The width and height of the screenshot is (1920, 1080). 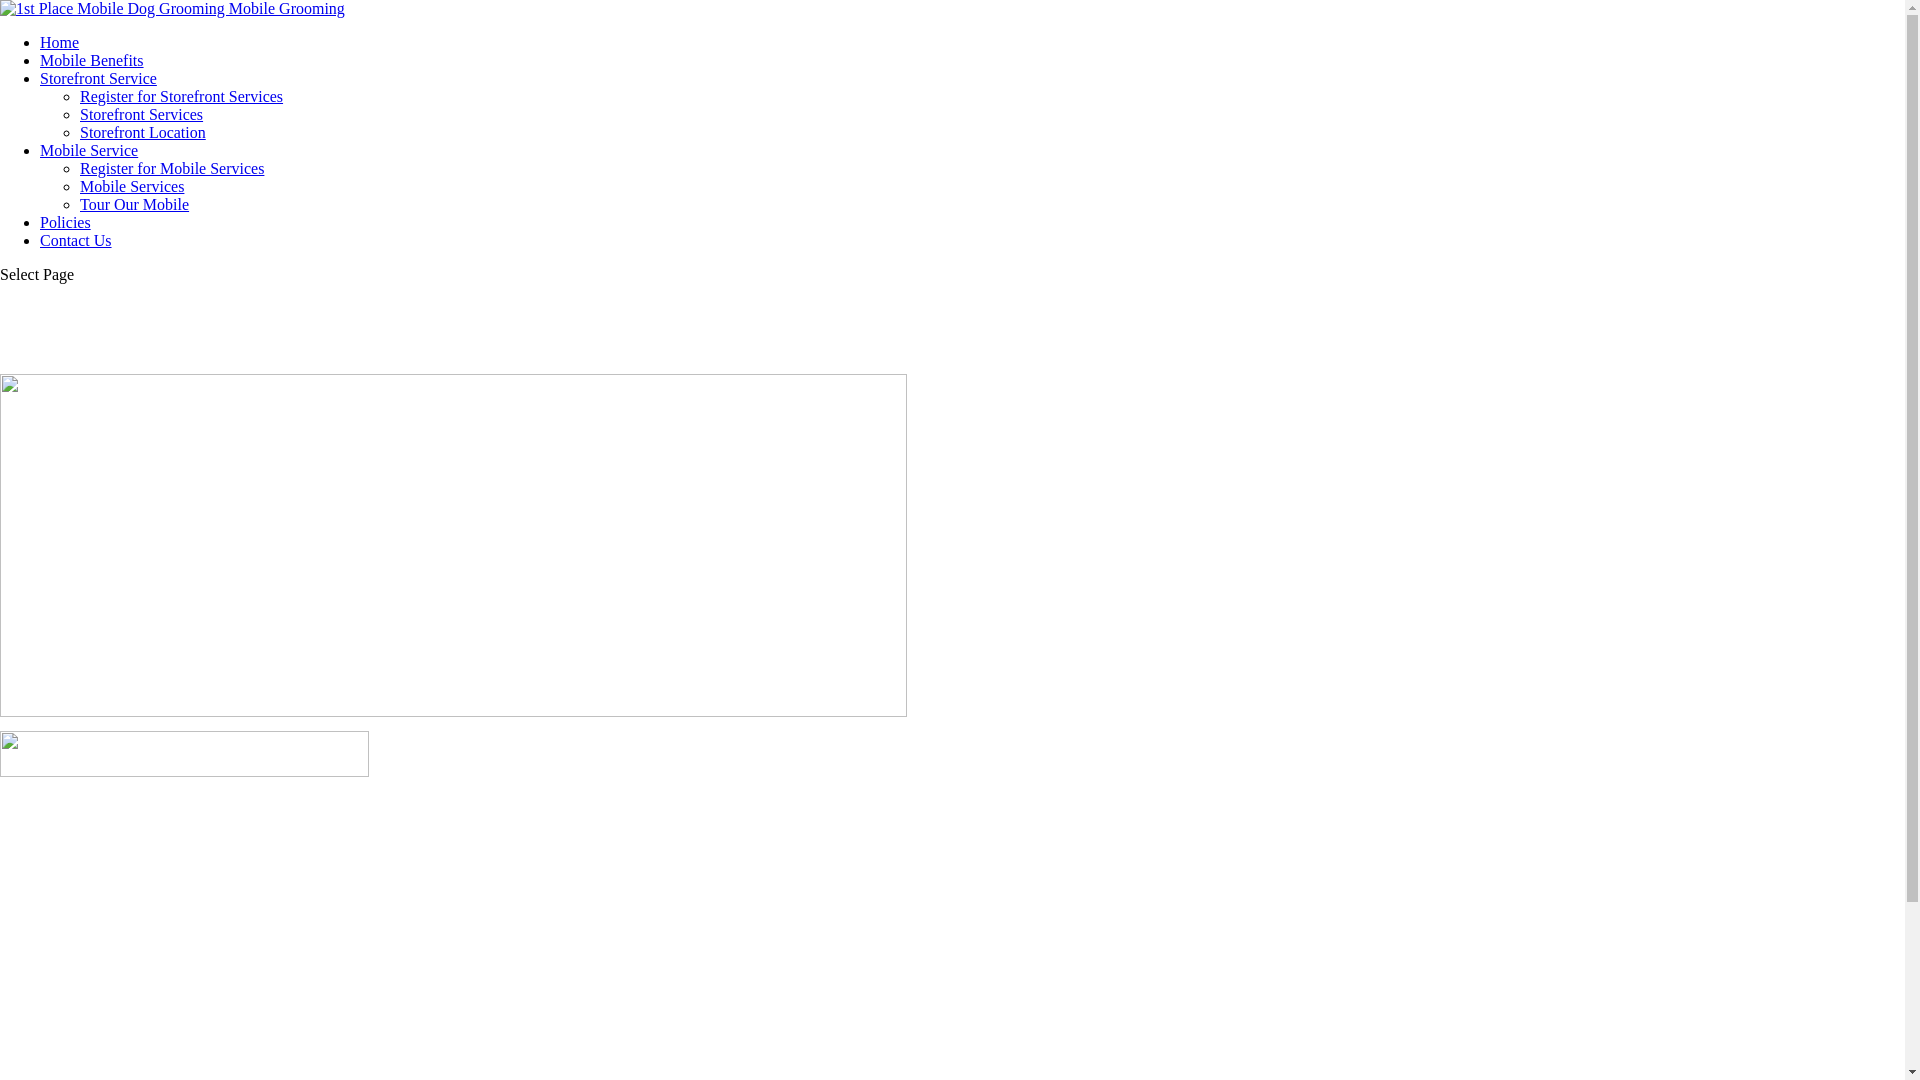 I want to click on 'Mobile Benefits', so click(x=39, y=59).